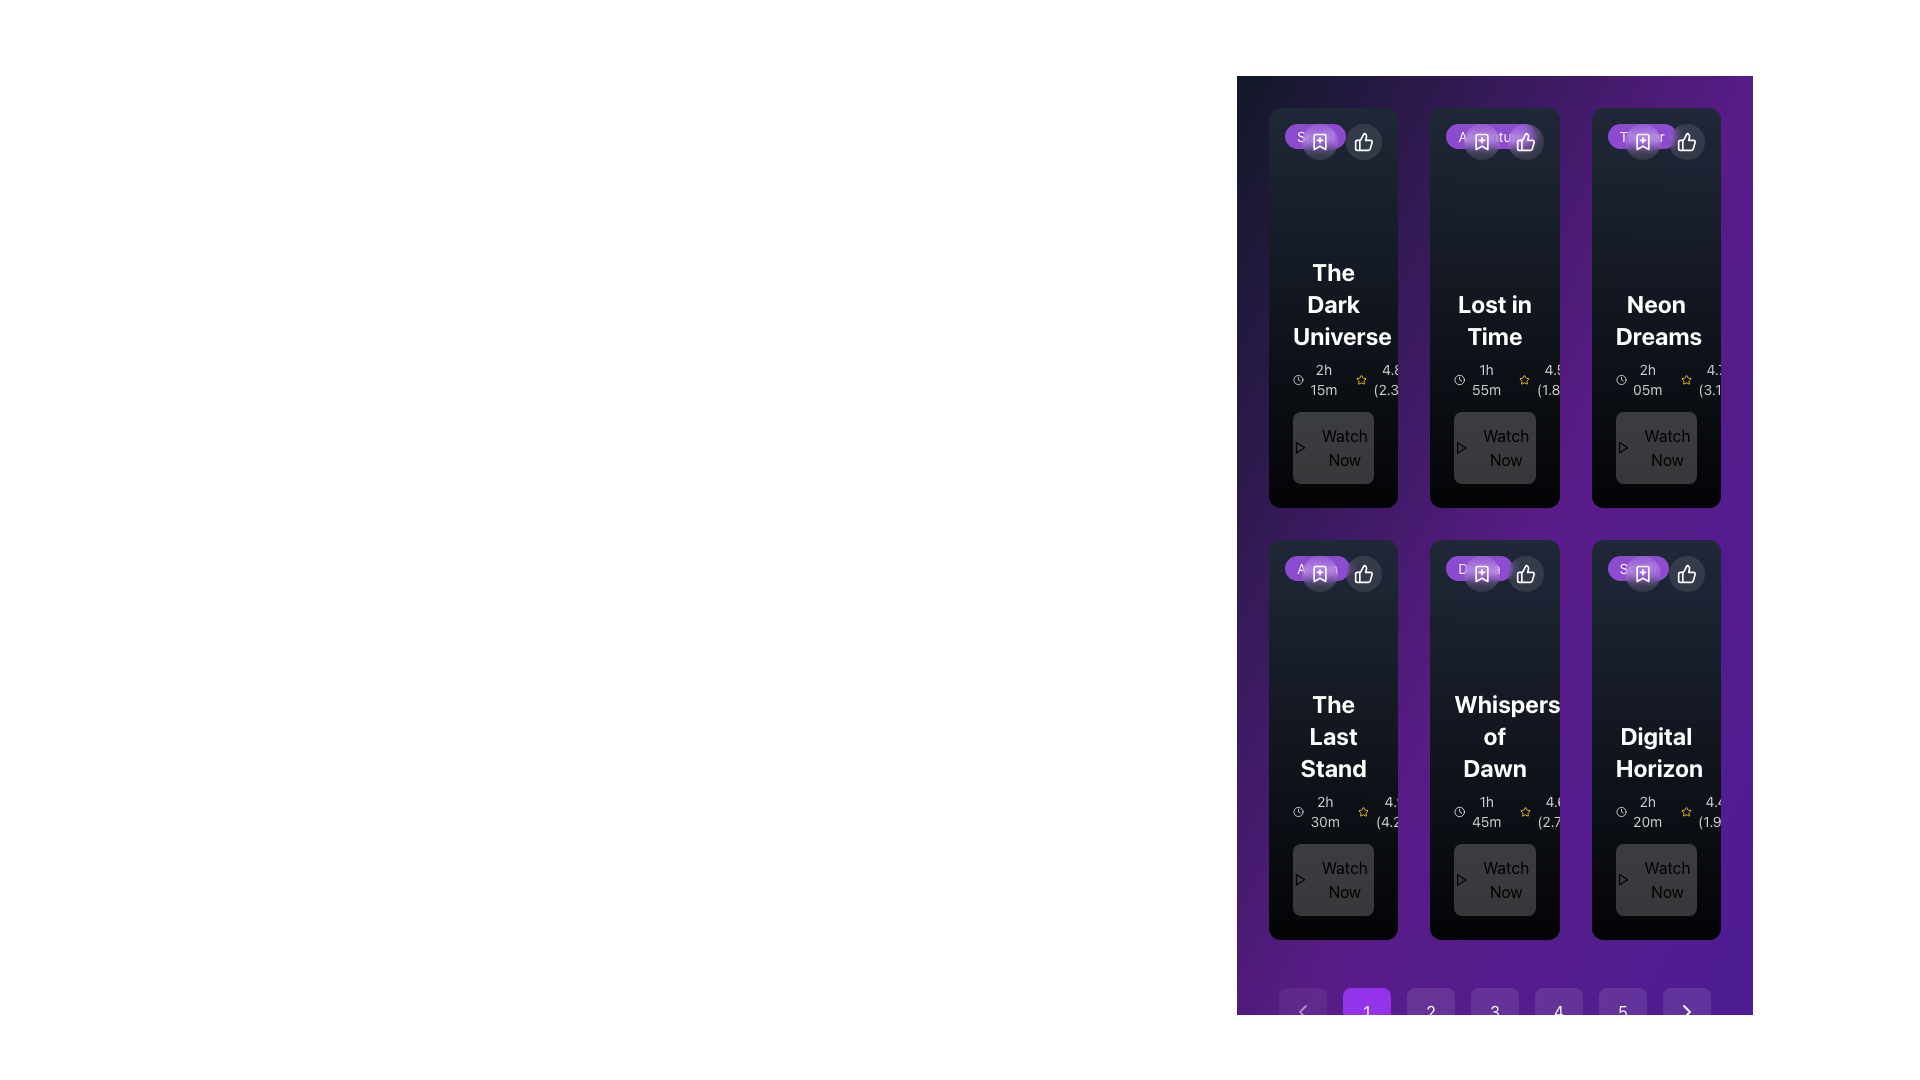 The width and height of the screenshot is (1920, 1080). Describe the element at coordinates (1494, 380) in the screenshot. I see `the Information display section that shows the duration '1h 55m' and the rating '4.5 (1.8k)', located below the title 'Lost in Time'` at that location.